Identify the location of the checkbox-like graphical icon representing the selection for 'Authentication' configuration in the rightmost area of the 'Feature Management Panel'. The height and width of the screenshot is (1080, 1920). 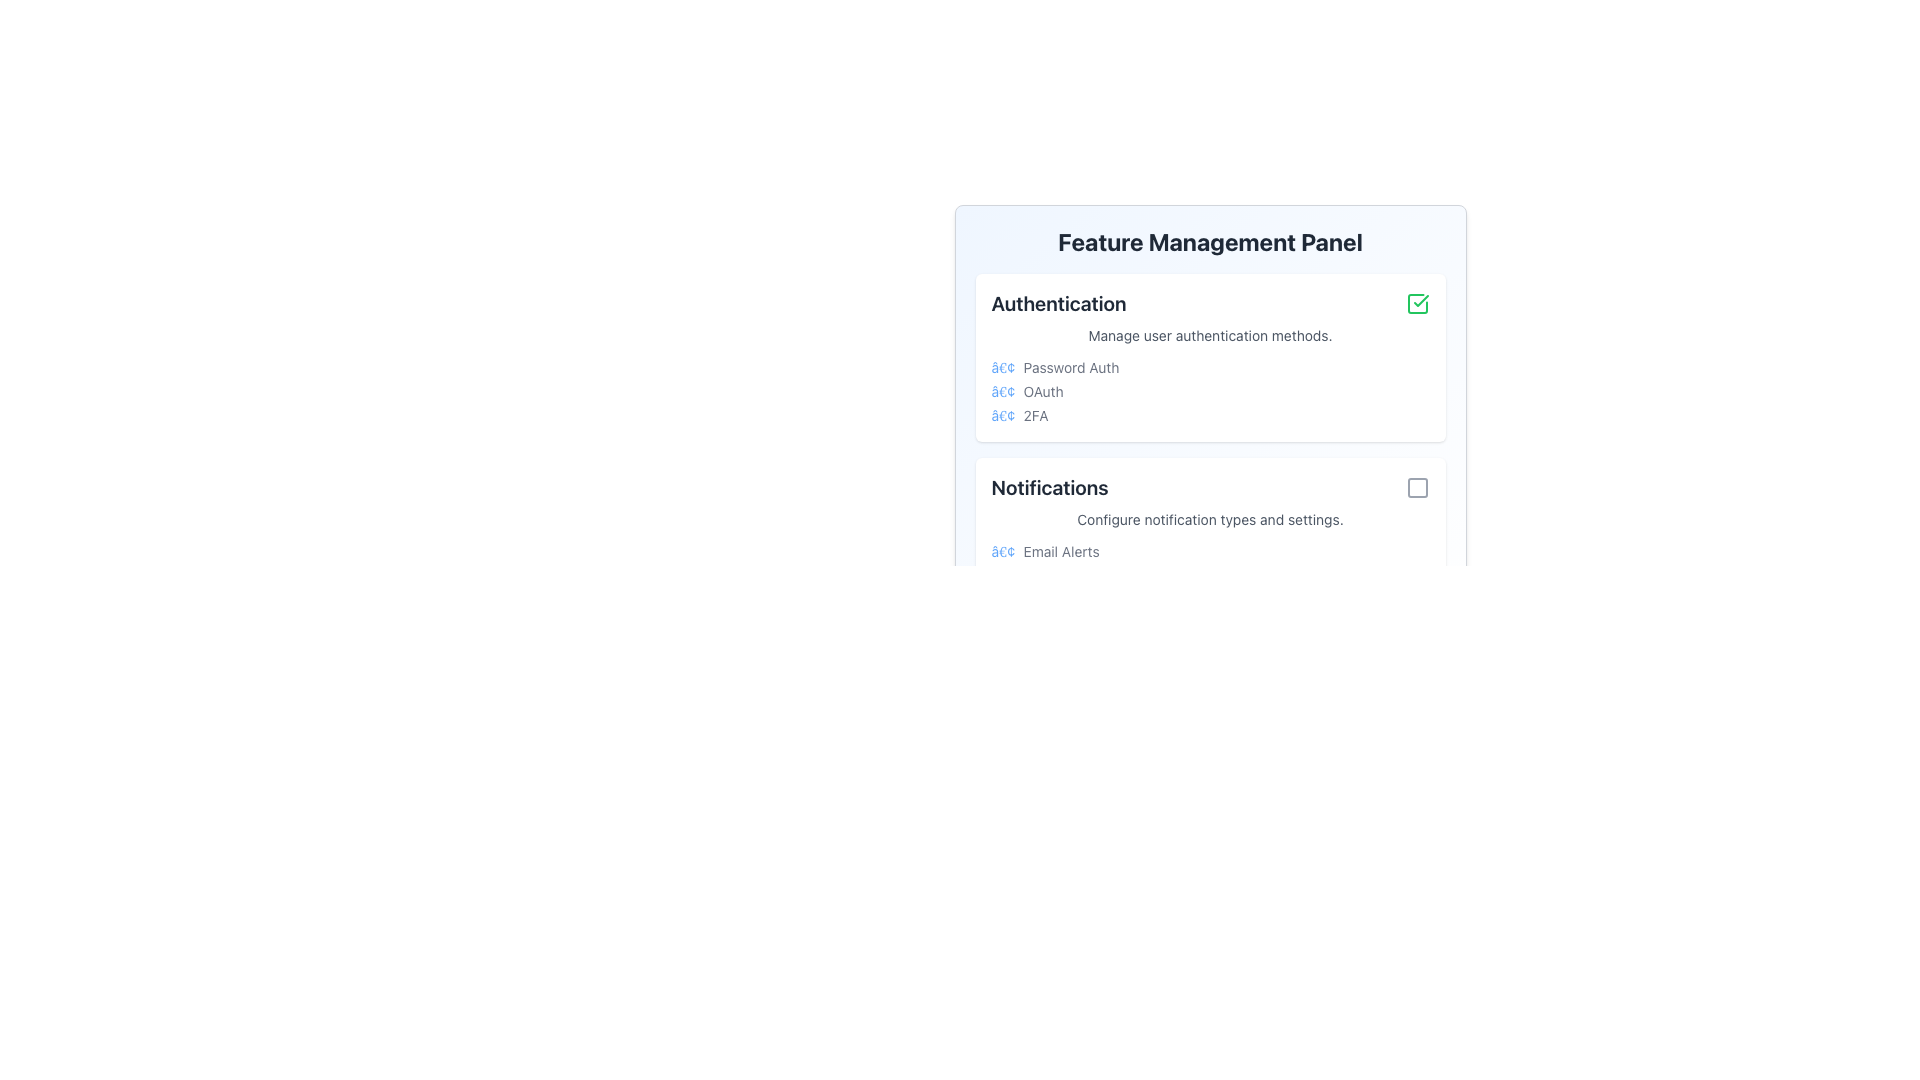
(1416, 304).